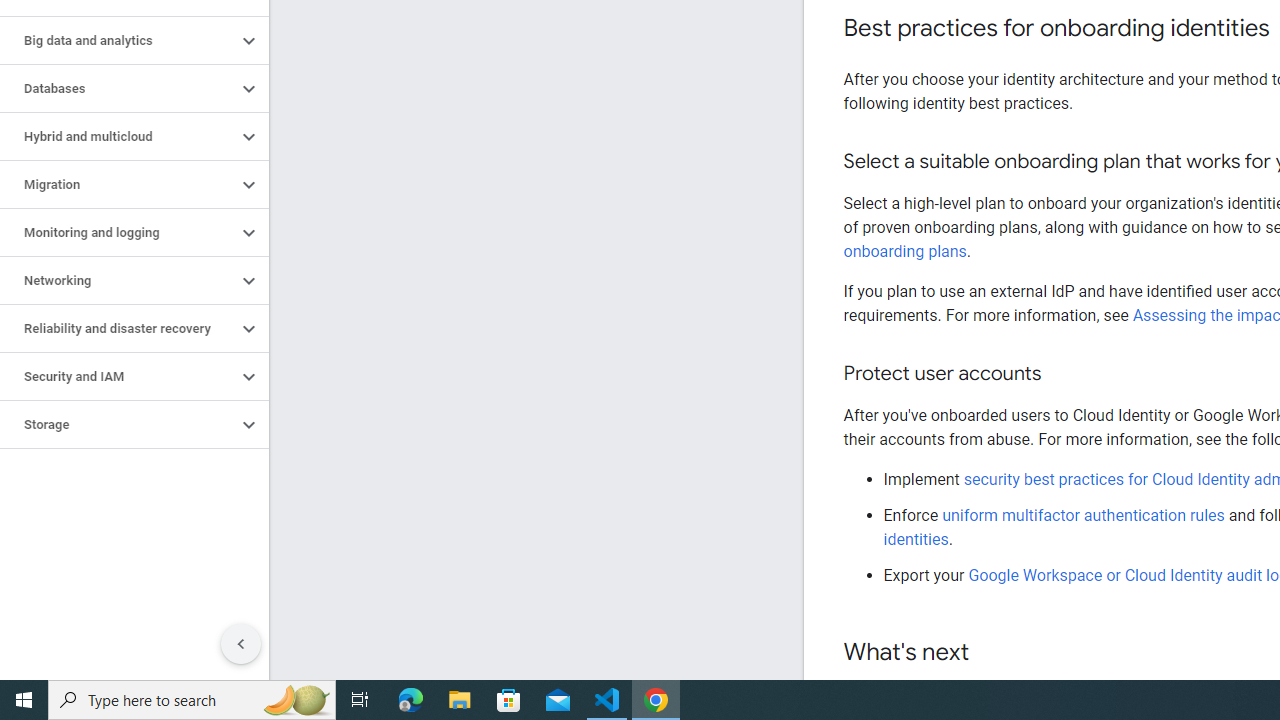  Describe the element at coordinates (117, 281) in the screenshot. I see `'Networking'` at that location.